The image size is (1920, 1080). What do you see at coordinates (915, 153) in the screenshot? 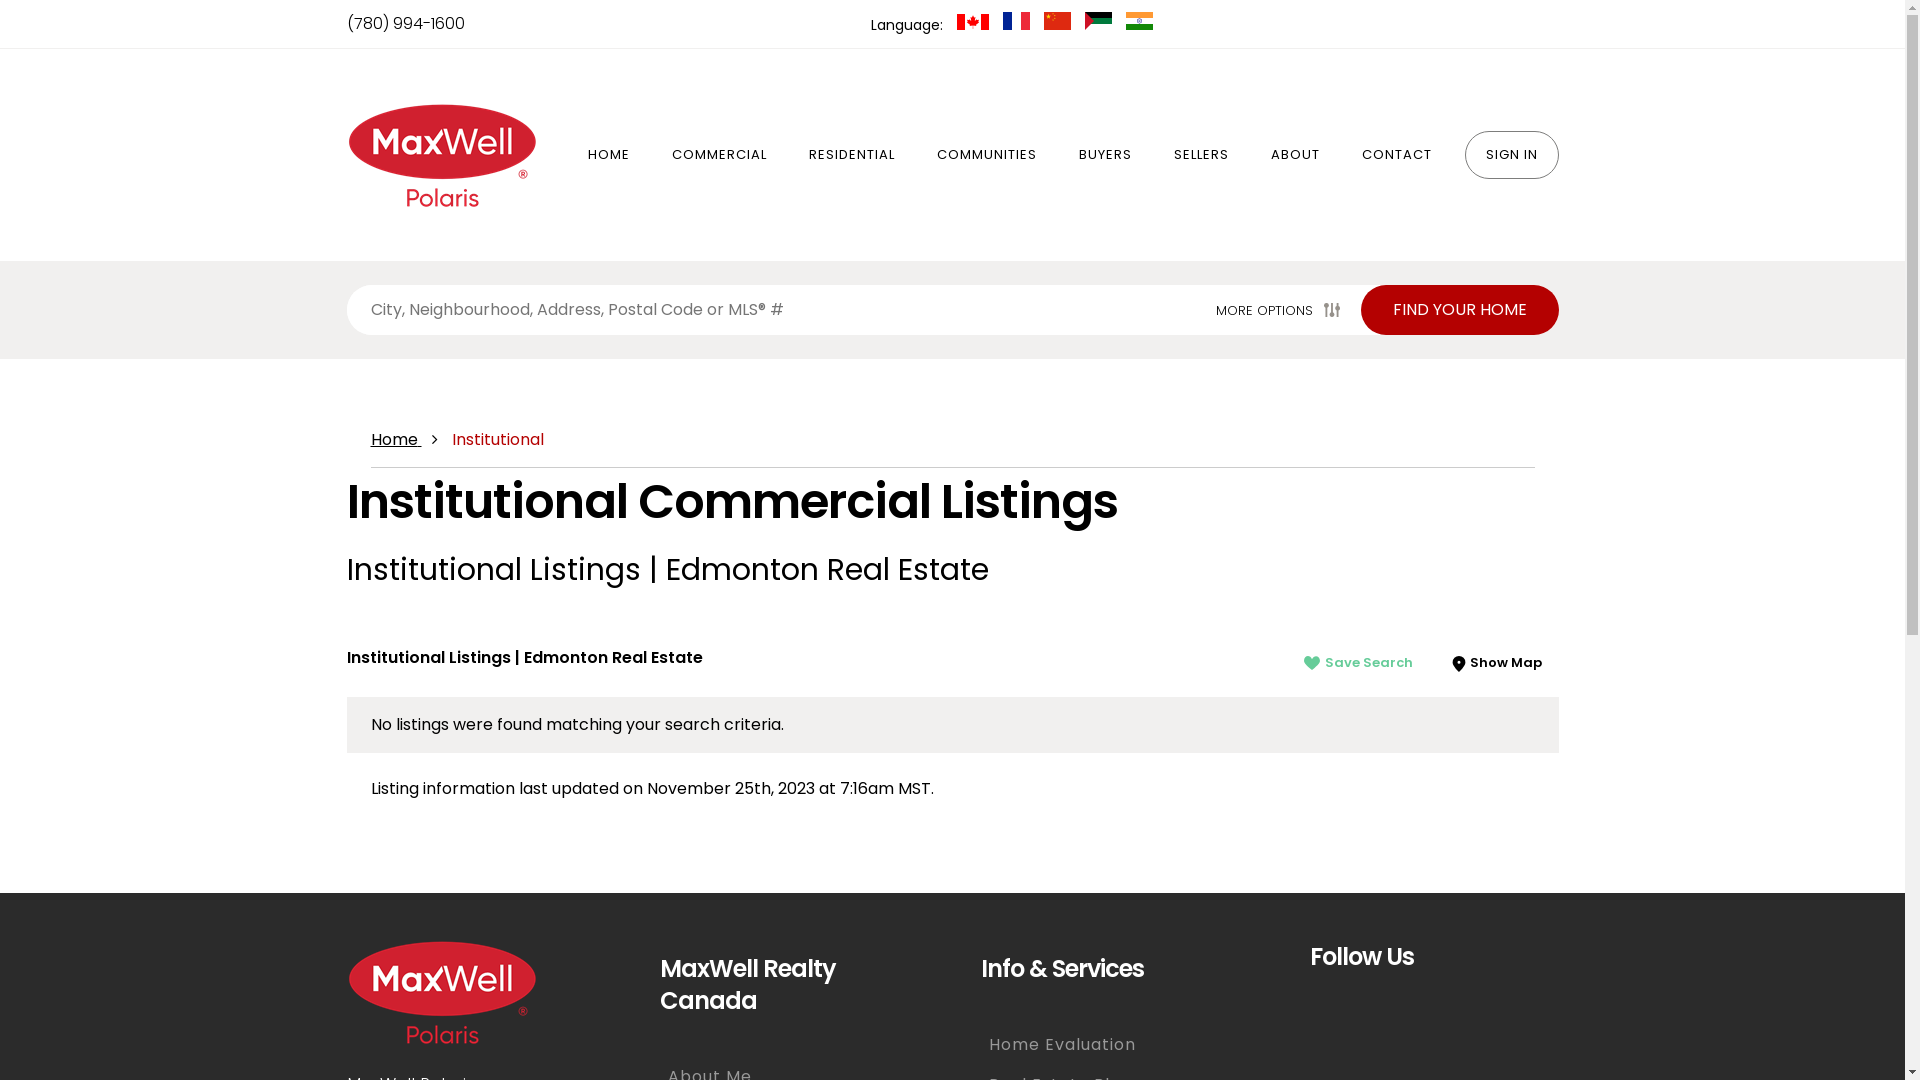
I see `'COMMUNITIES'` at bounding box center [915, 153].